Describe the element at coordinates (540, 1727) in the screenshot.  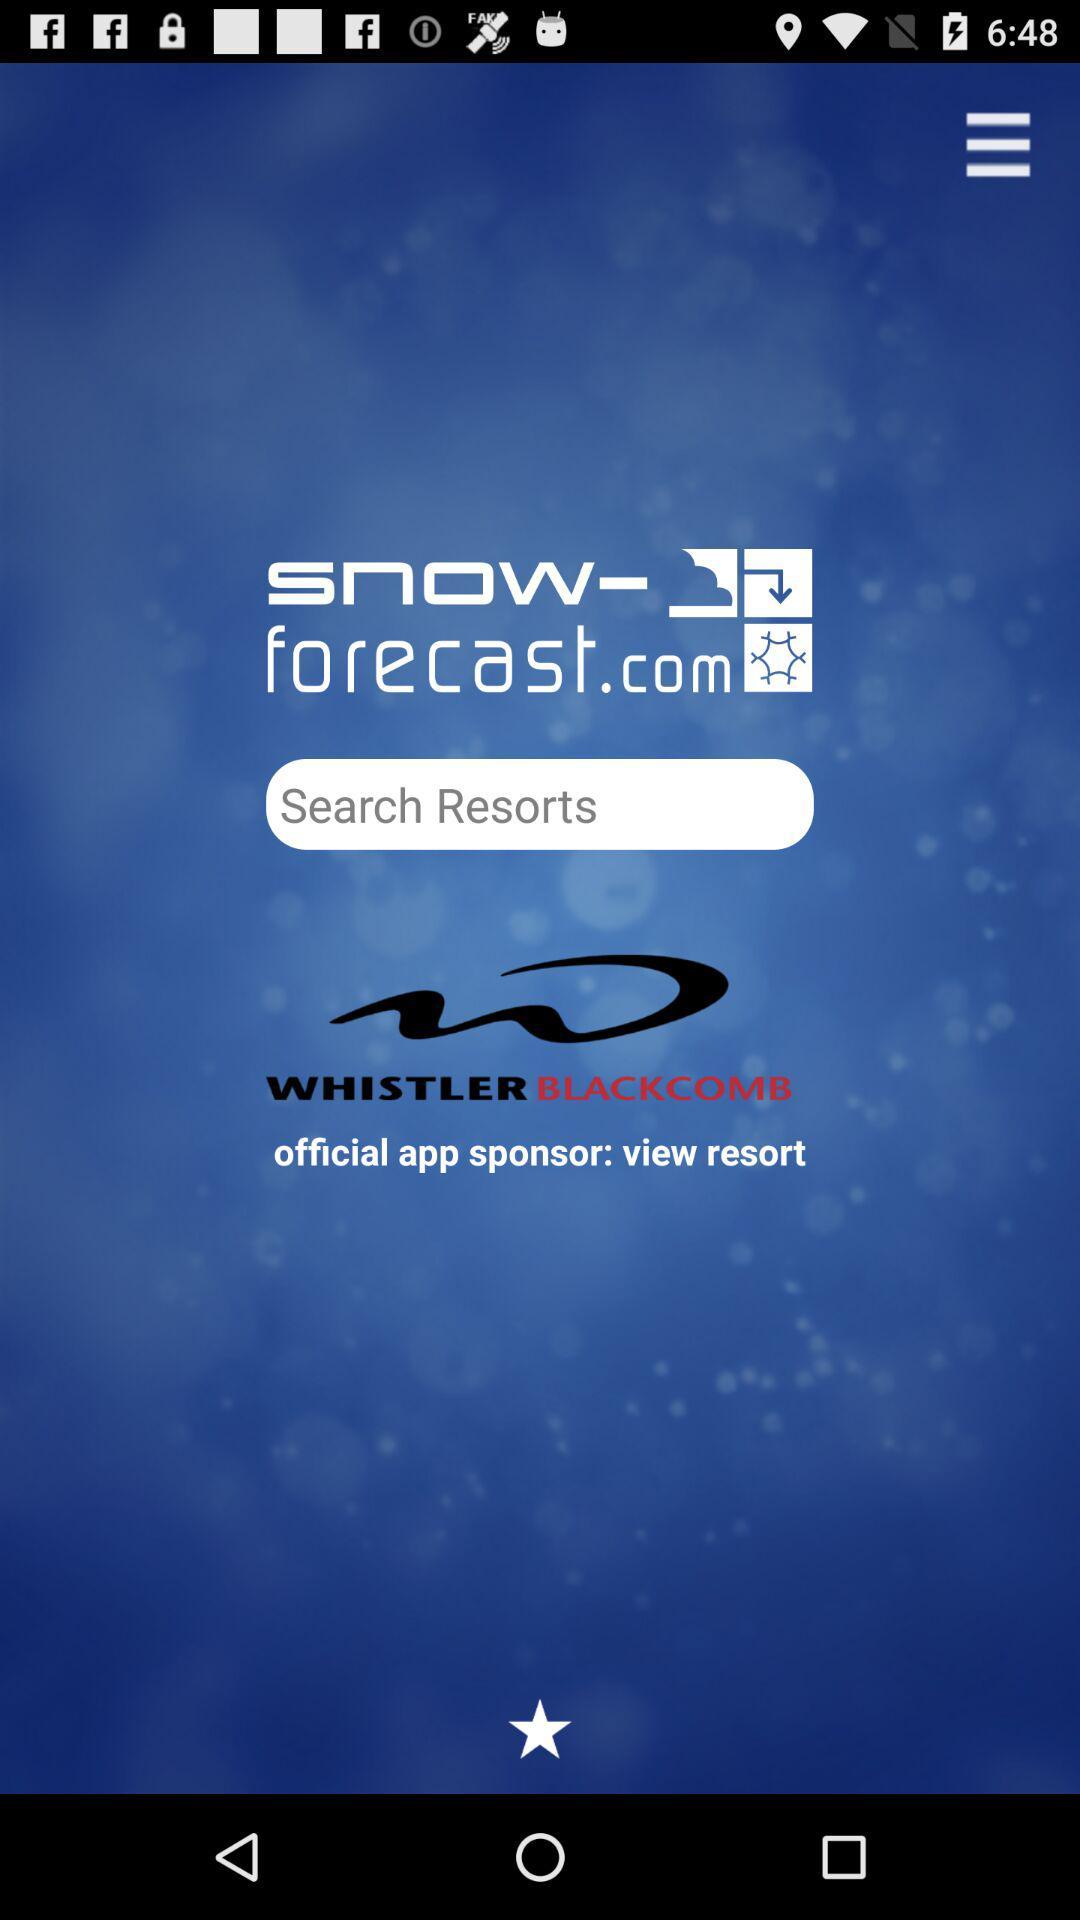
I see `star` at that location.